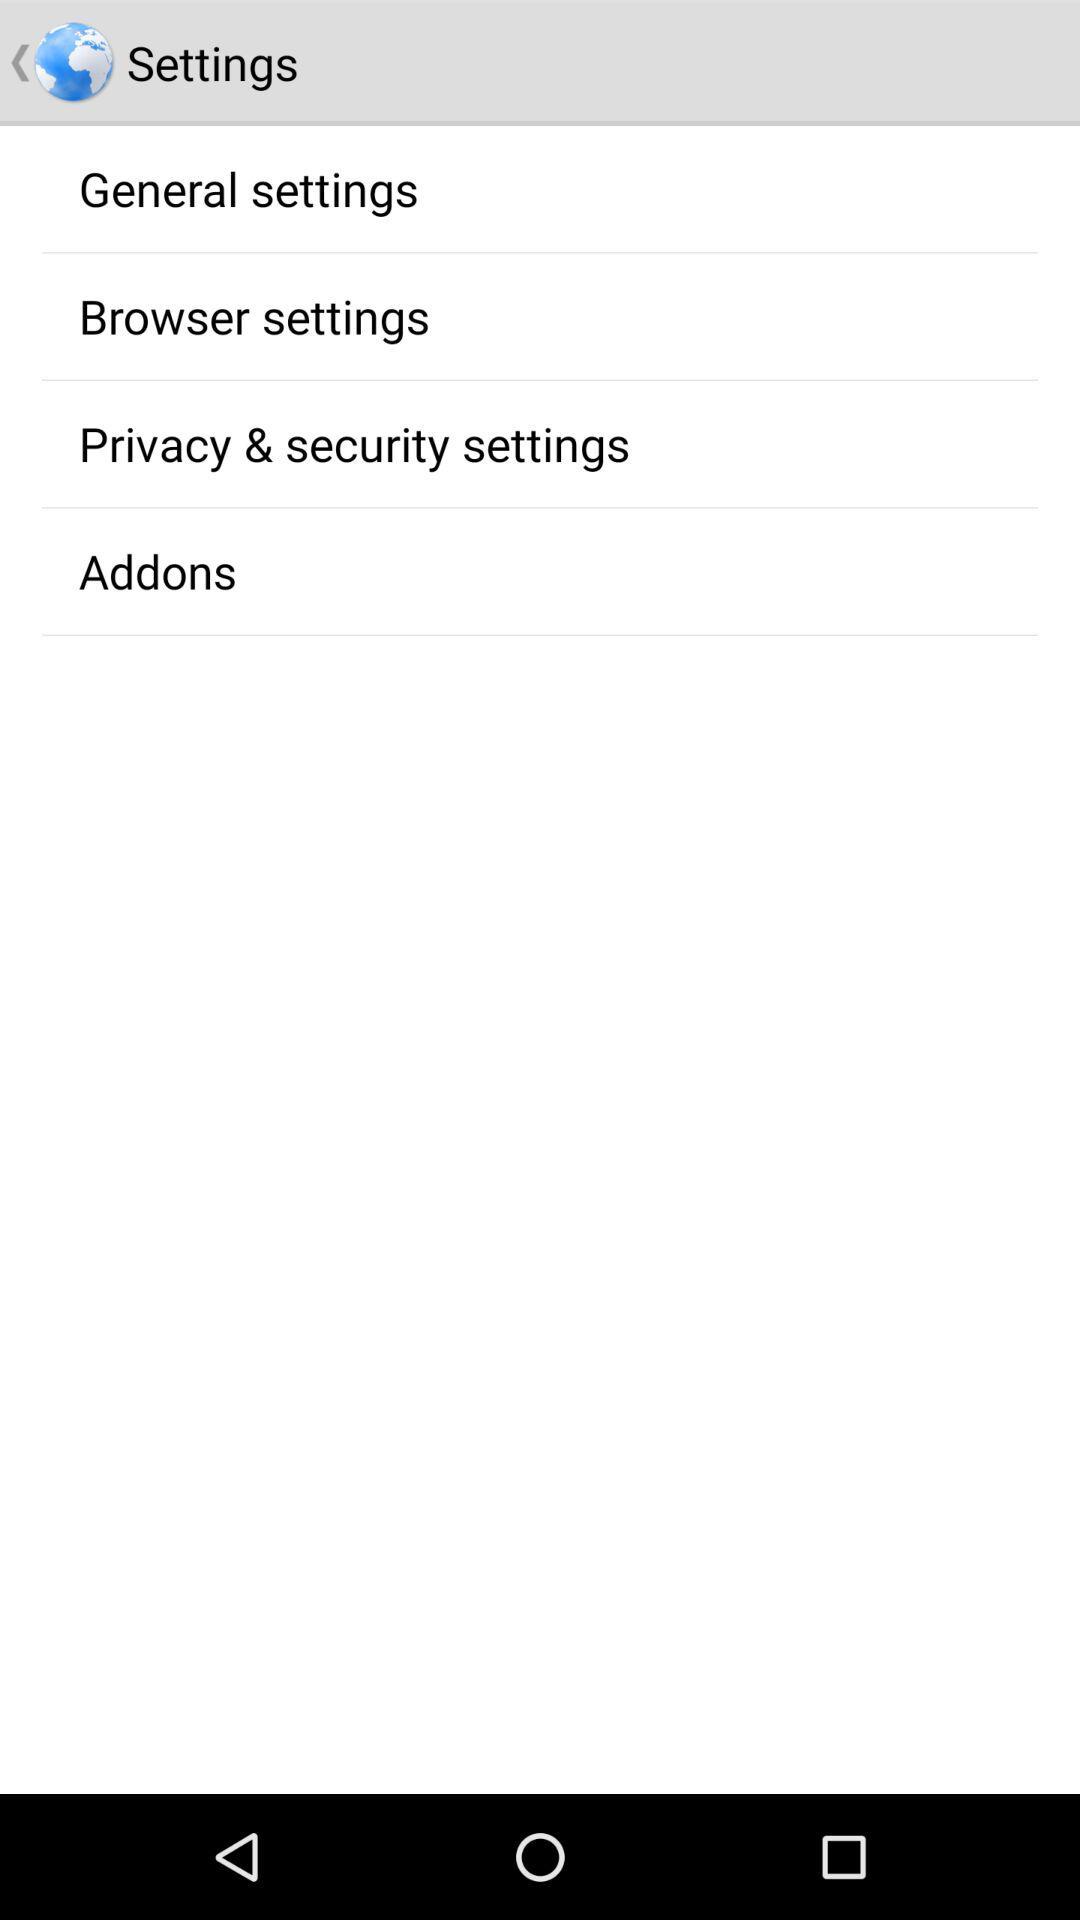  What do you see at coordinates (247, 188) in the screenshot?
I see `general settings app` at bounding box center [247, 188].